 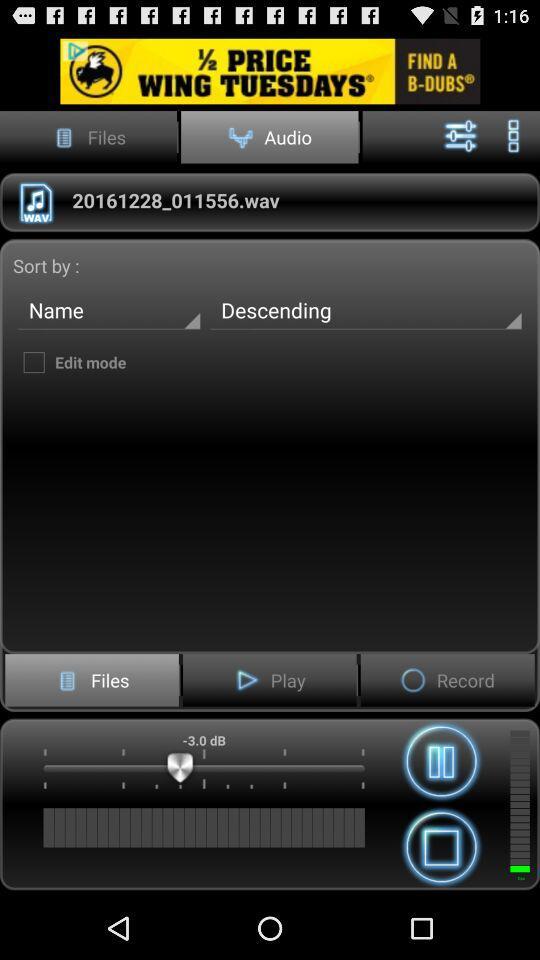 What do you see at coordinates (441, 814) in the screenshot?
I see `the pause icon` at bounding box center [441, 814].